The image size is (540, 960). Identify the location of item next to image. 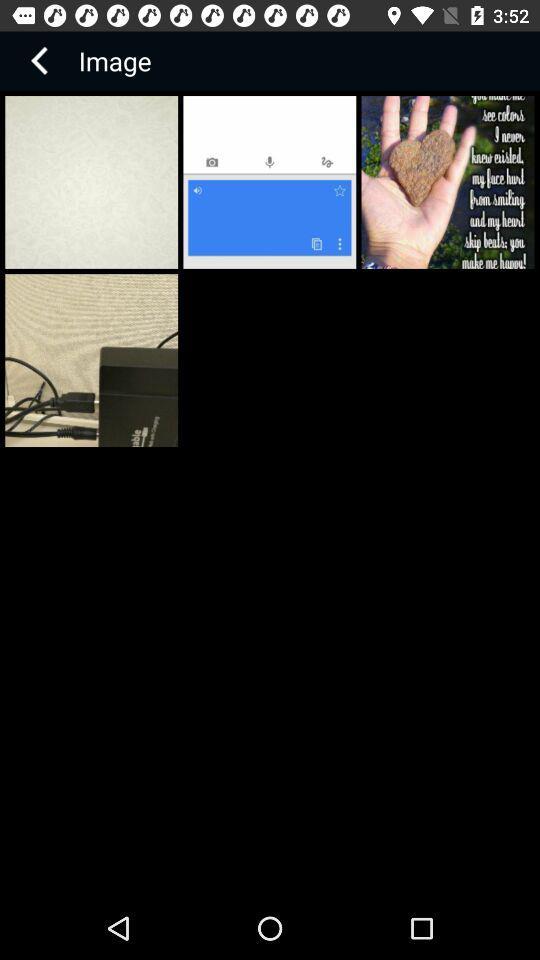
(39, 61).